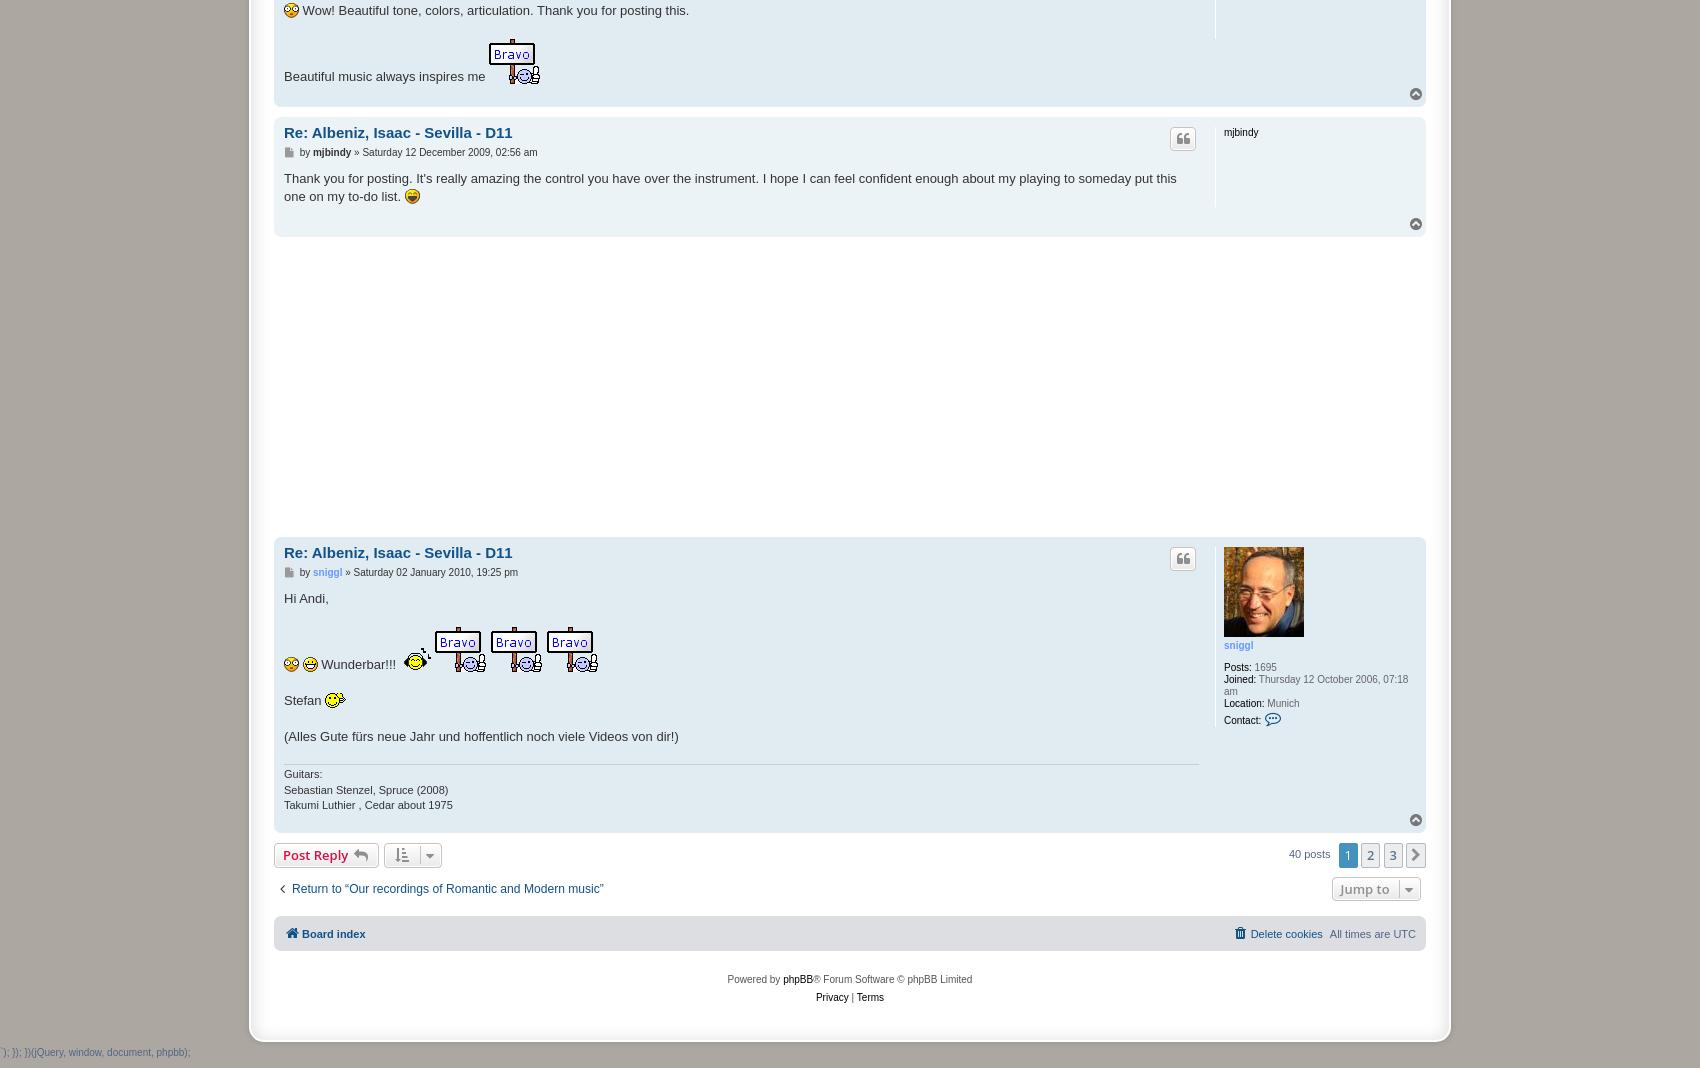  Describe the element at coordinates (332, 932) in the screenshot. I see `'Board index'` at that location.